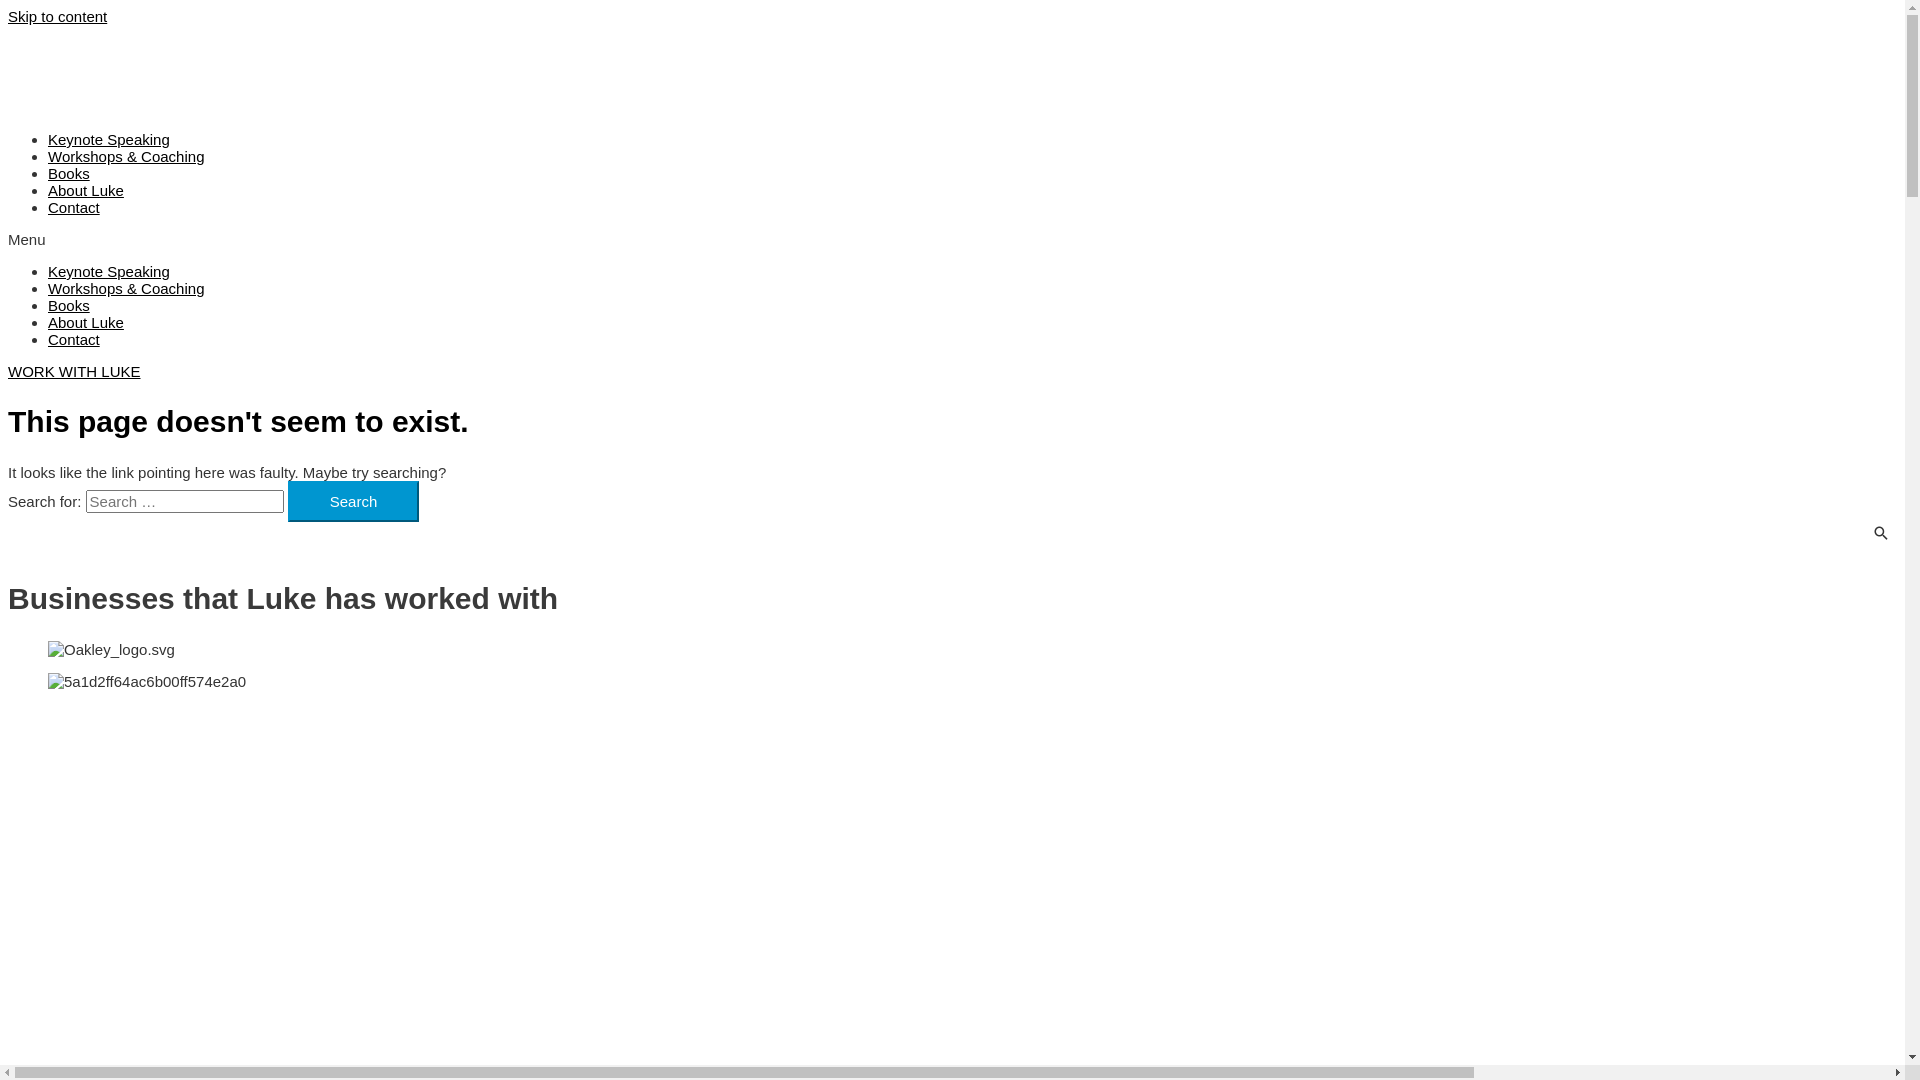  What do you see at coordinates (57, 16) in the screenshot?
I see `'Skip to content'` at bounding box center [57, 16].